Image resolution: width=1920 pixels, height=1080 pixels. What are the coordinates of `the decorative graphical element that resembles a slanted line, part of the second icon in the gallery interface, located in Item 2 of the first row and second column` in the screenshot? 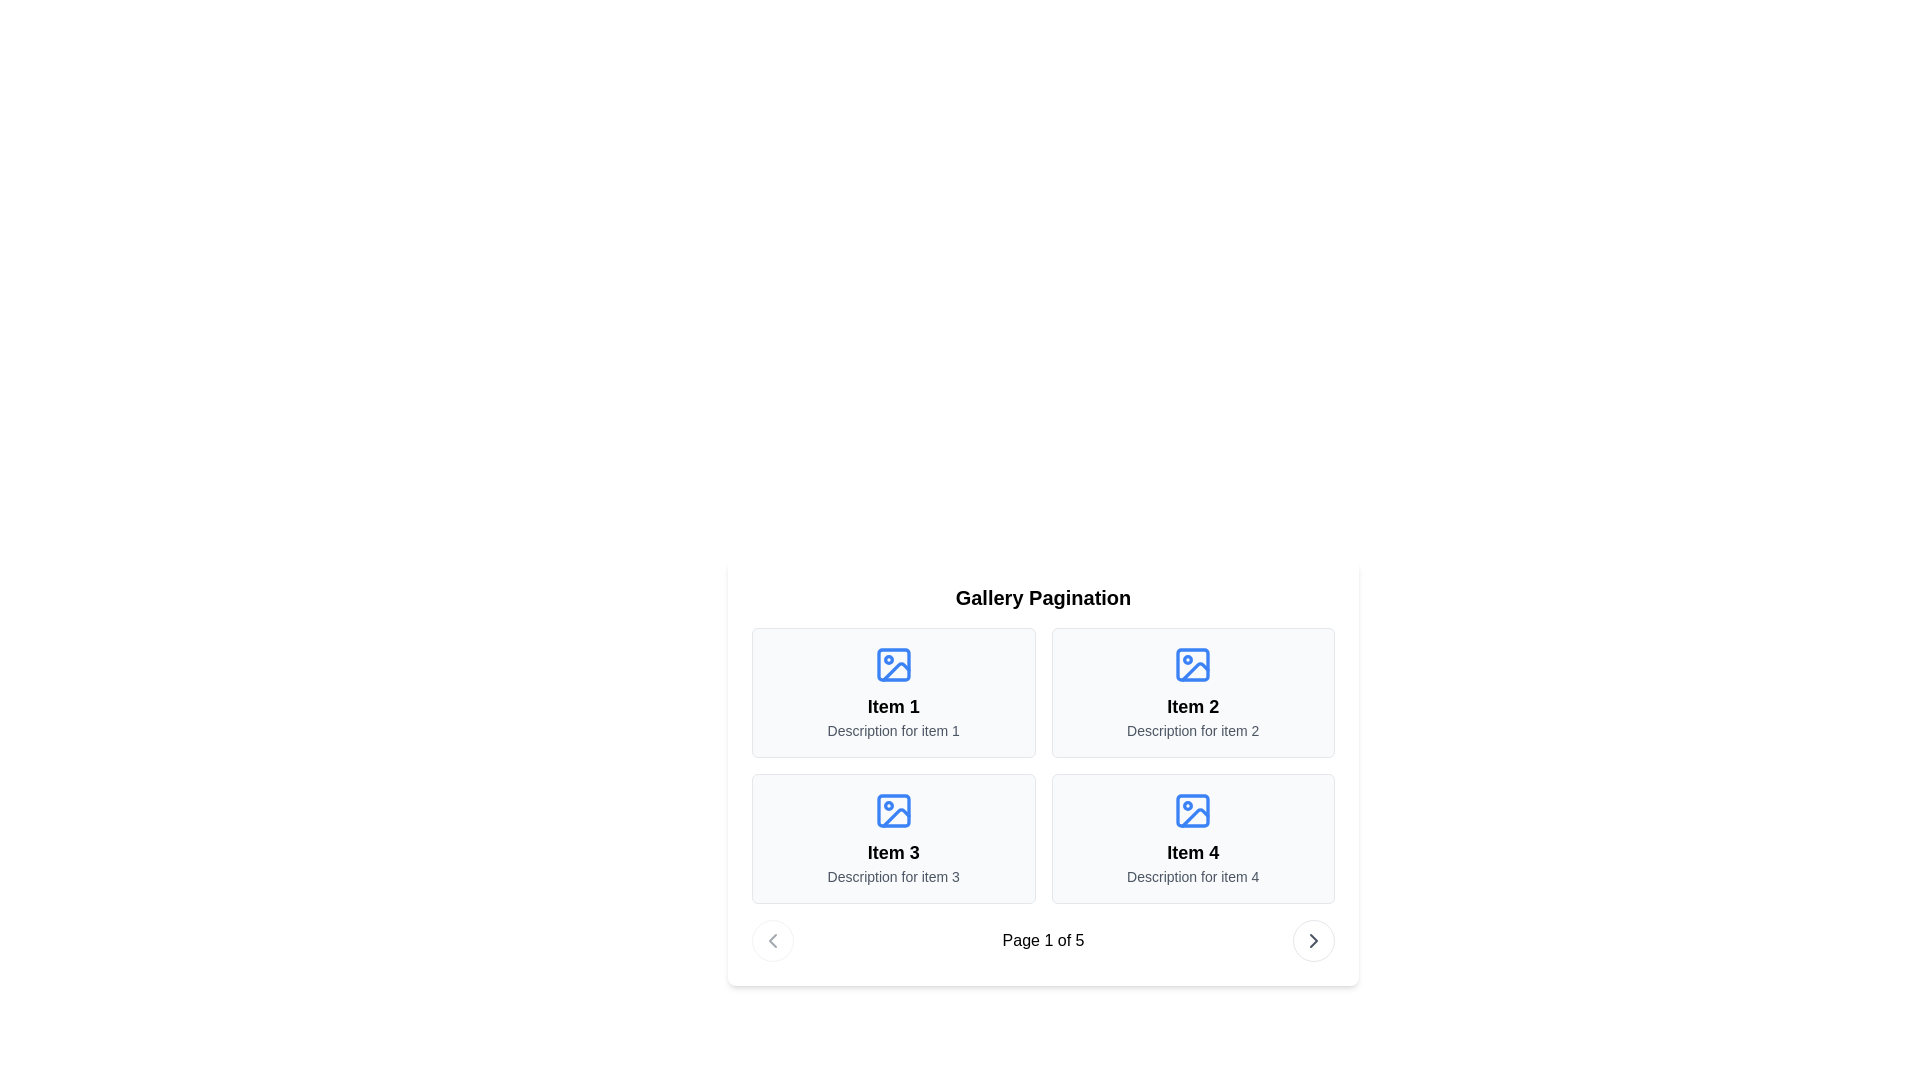 It's located at (1195, 671).